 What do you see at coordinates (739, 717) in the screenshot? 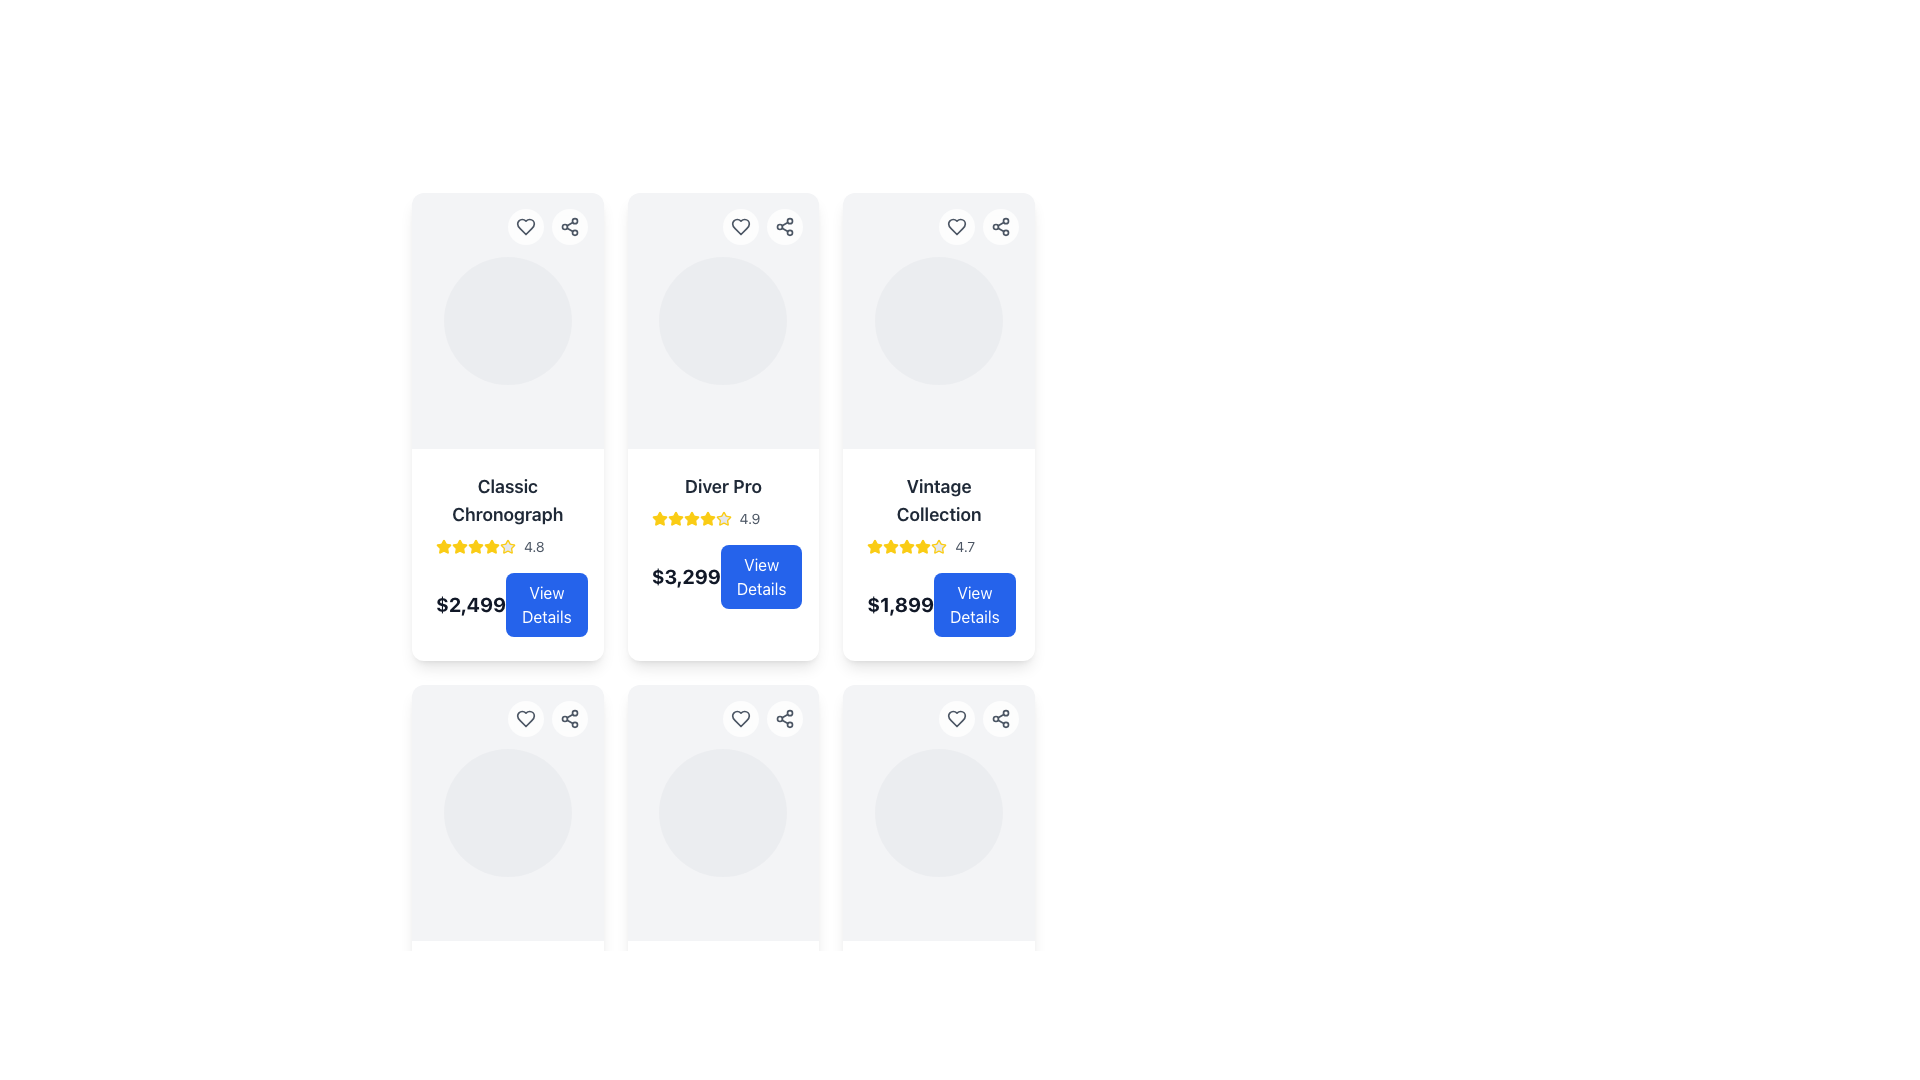
I see `the heart-shaped icon button located at the top-left corner of the second row of card items to like or unlike the content` at bounding box center [739, 717].